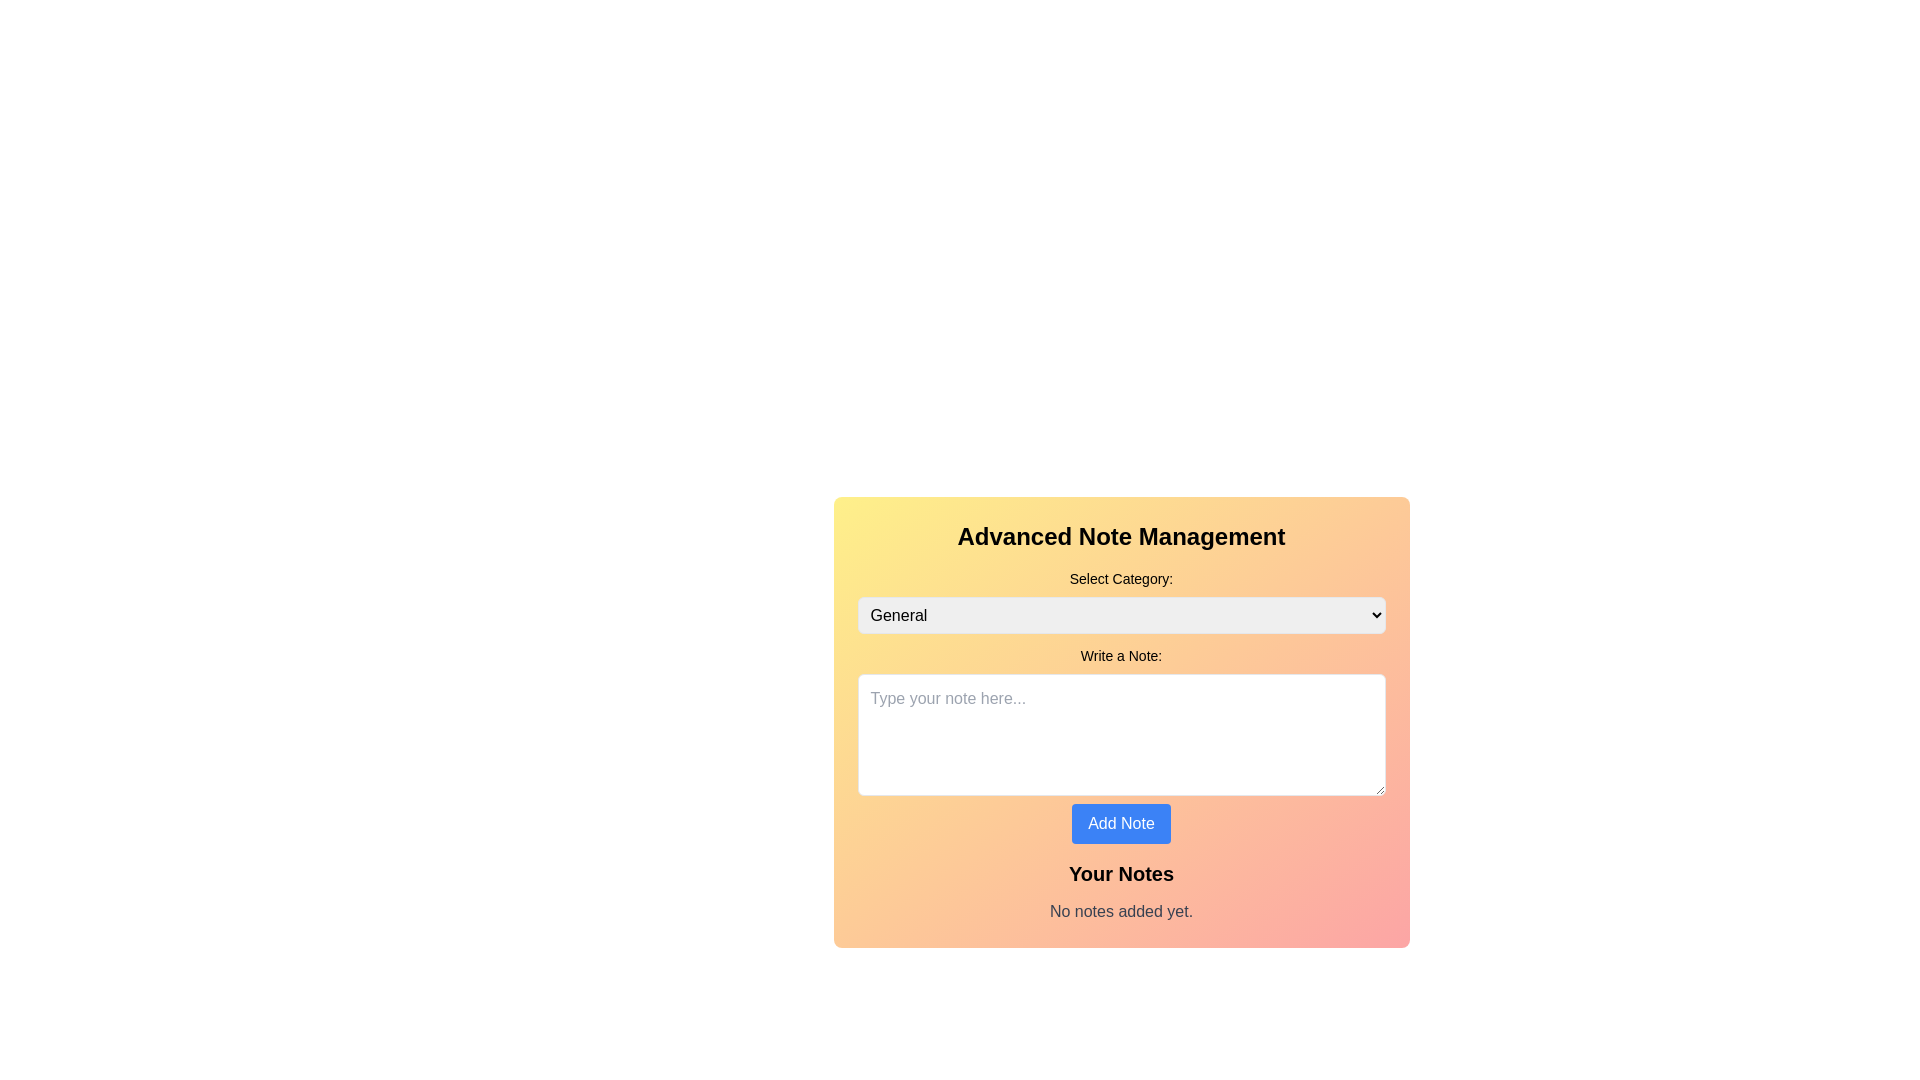 The width and height of the screenshot is (1920, 1080). What do you see at coordinates (1121, 614) in the screenshot?
I see `the dropdown menu located in the 'Select Category' section` at bounding box center [1121, 614].